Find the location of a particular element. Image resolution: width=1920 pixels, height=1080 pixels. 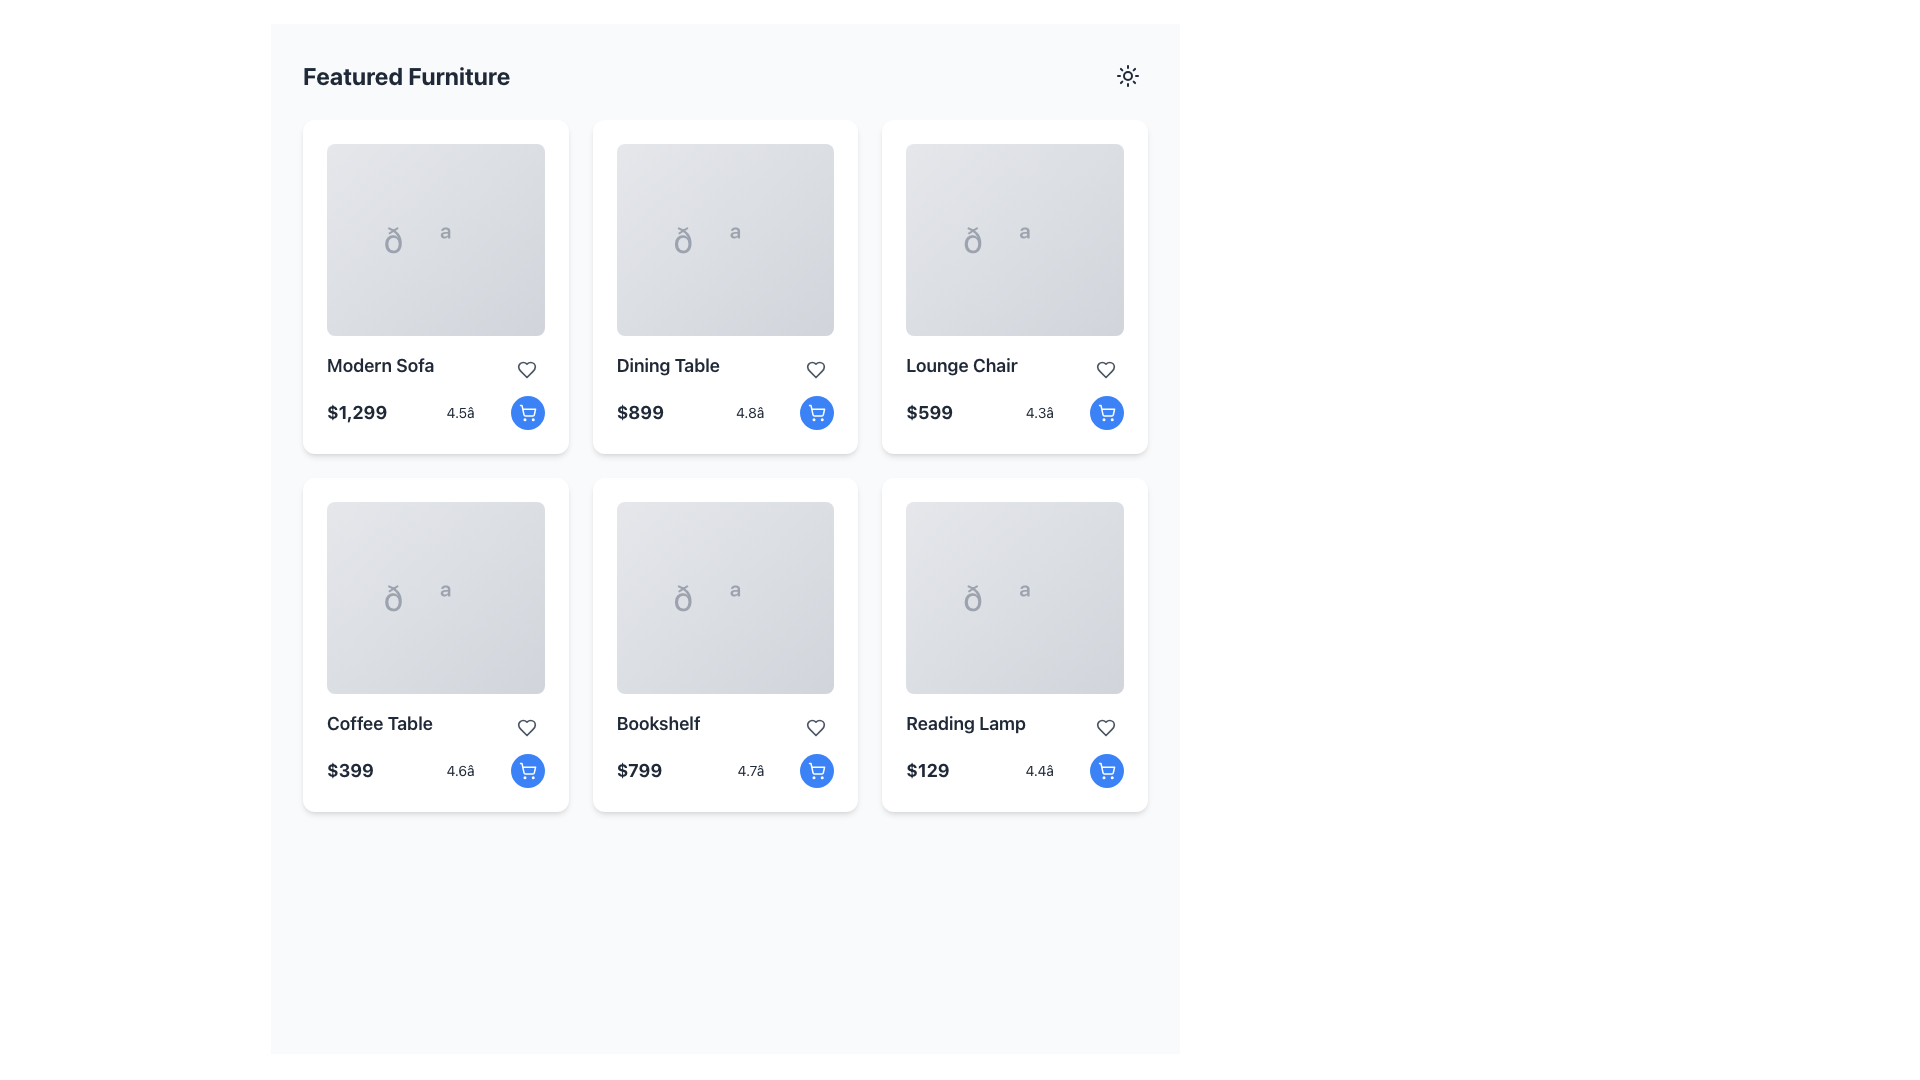

text displayed in the price label of the 'Reading Lamp' item card, located at the bottom-left corner of the card is located at coordinates (926, 770).